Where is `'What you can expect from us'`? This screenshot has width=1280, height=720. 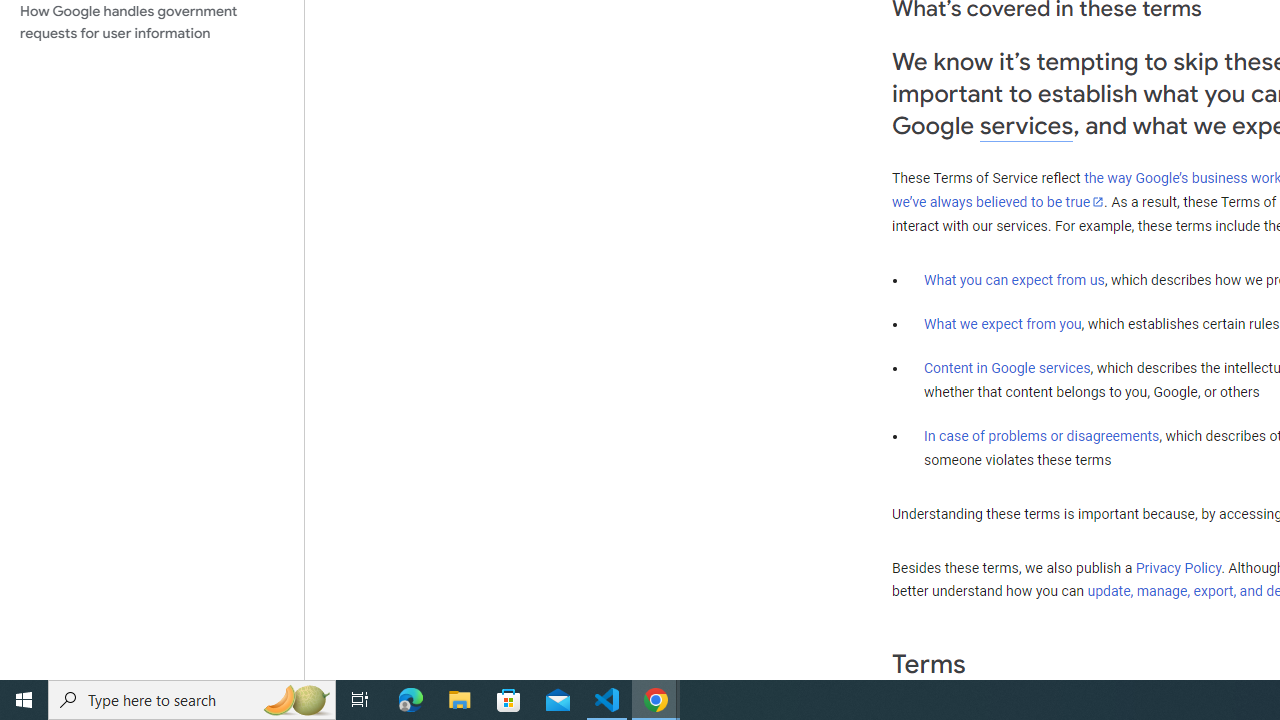
'What you can expect from us' is located at coordinates (1014, 279).